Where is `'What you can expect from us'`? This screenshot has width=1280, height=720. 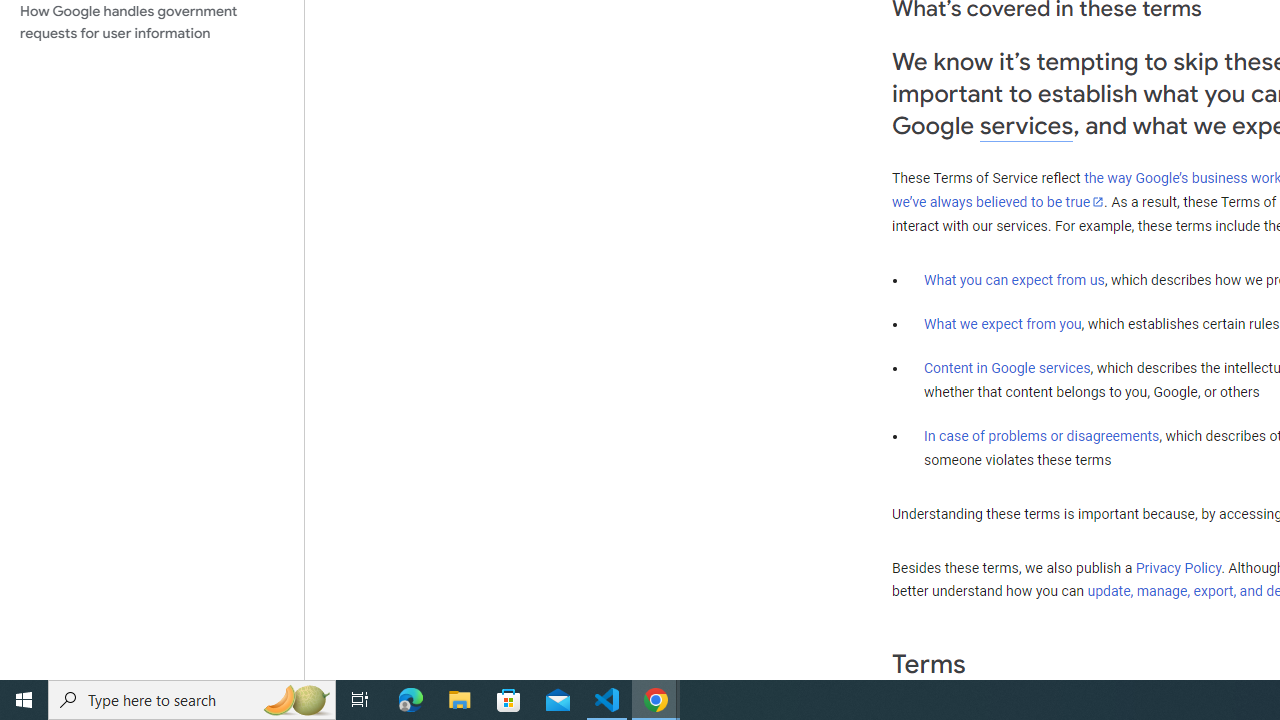
'What you can expect from us' is located at coordinates (1014, 279).